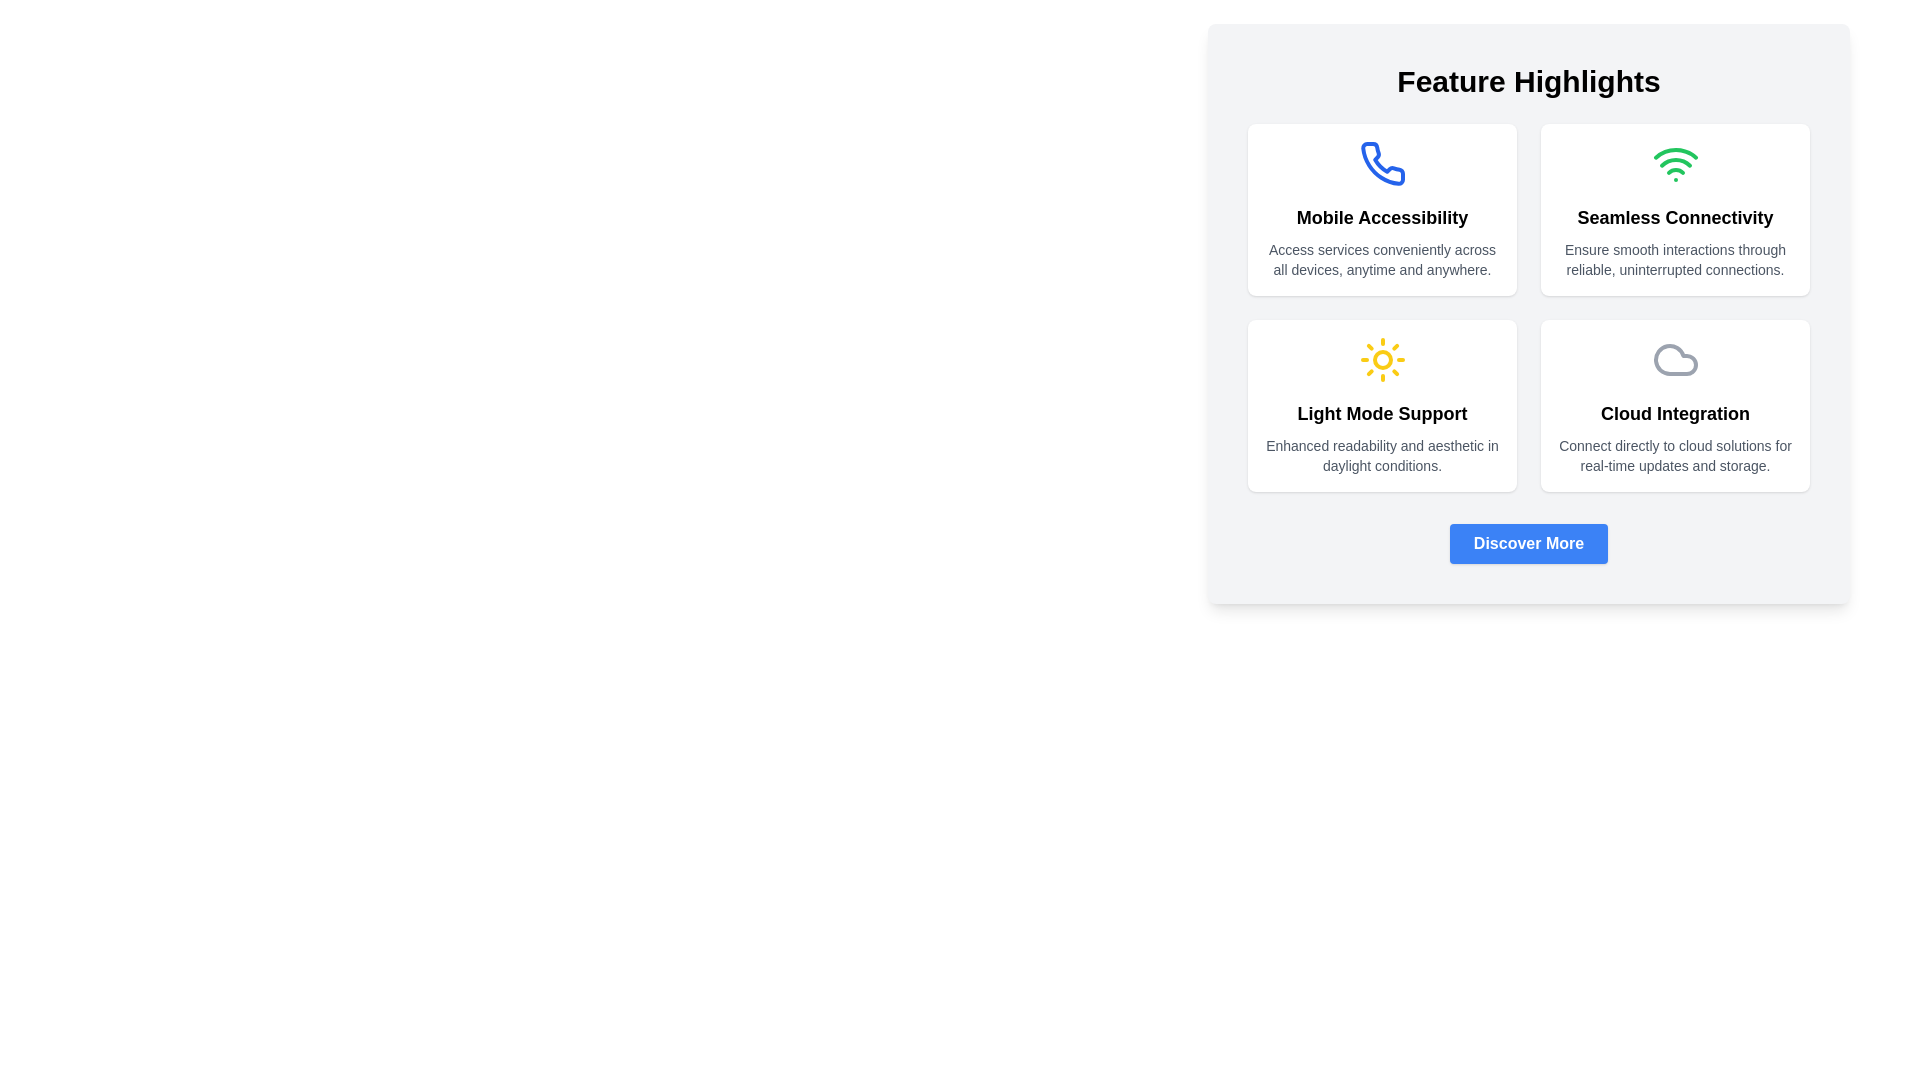  What do you see at coordinates (1675, 412) in the screenshot?
I see `text label that serves as a title within the lower-right box of a 2x2 grid in the highlighted feature section for debugging purposes` at bounding box center [1675, 412].